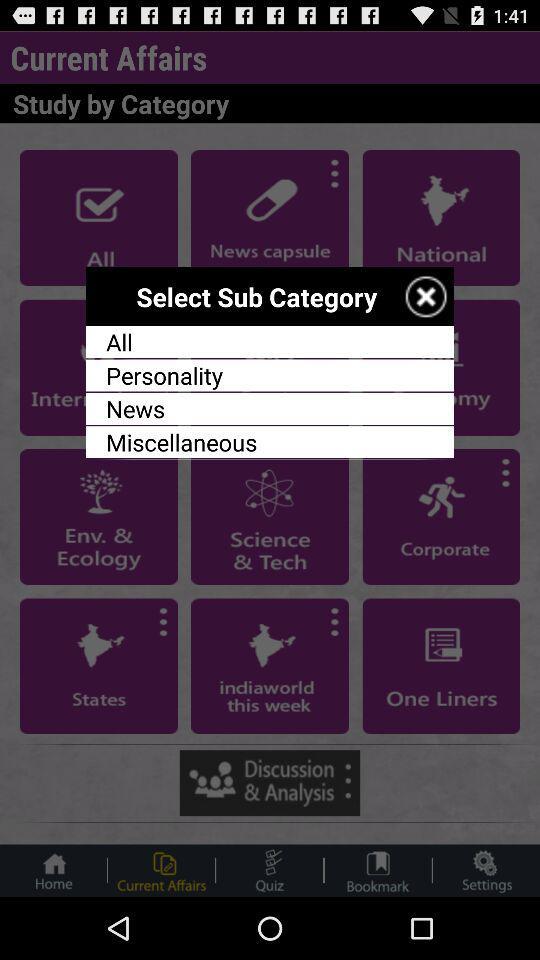  I want to click on the news app, so click(270, 407).